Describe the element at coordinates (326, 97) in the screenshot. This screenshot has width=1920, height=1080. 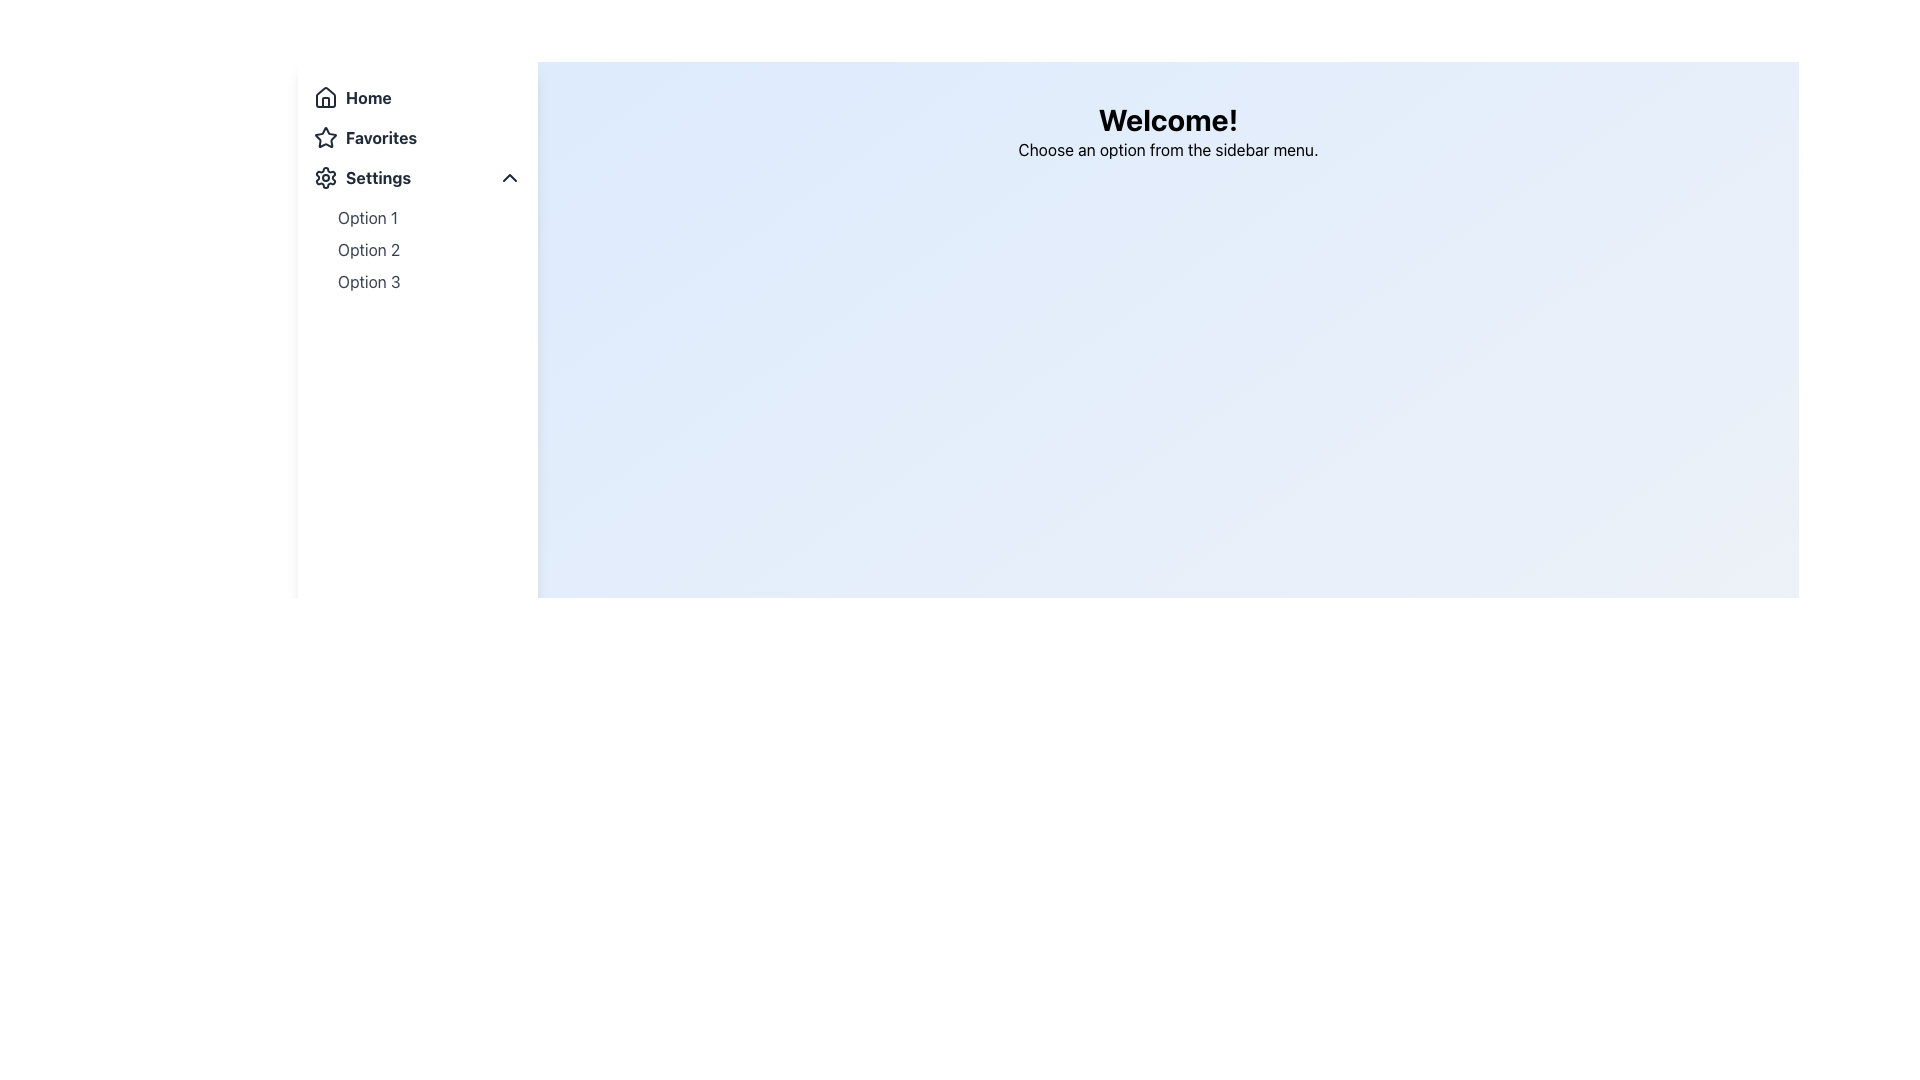
I see `the house-shaped icon located in the top-left part of the side navigation bar` at that location.